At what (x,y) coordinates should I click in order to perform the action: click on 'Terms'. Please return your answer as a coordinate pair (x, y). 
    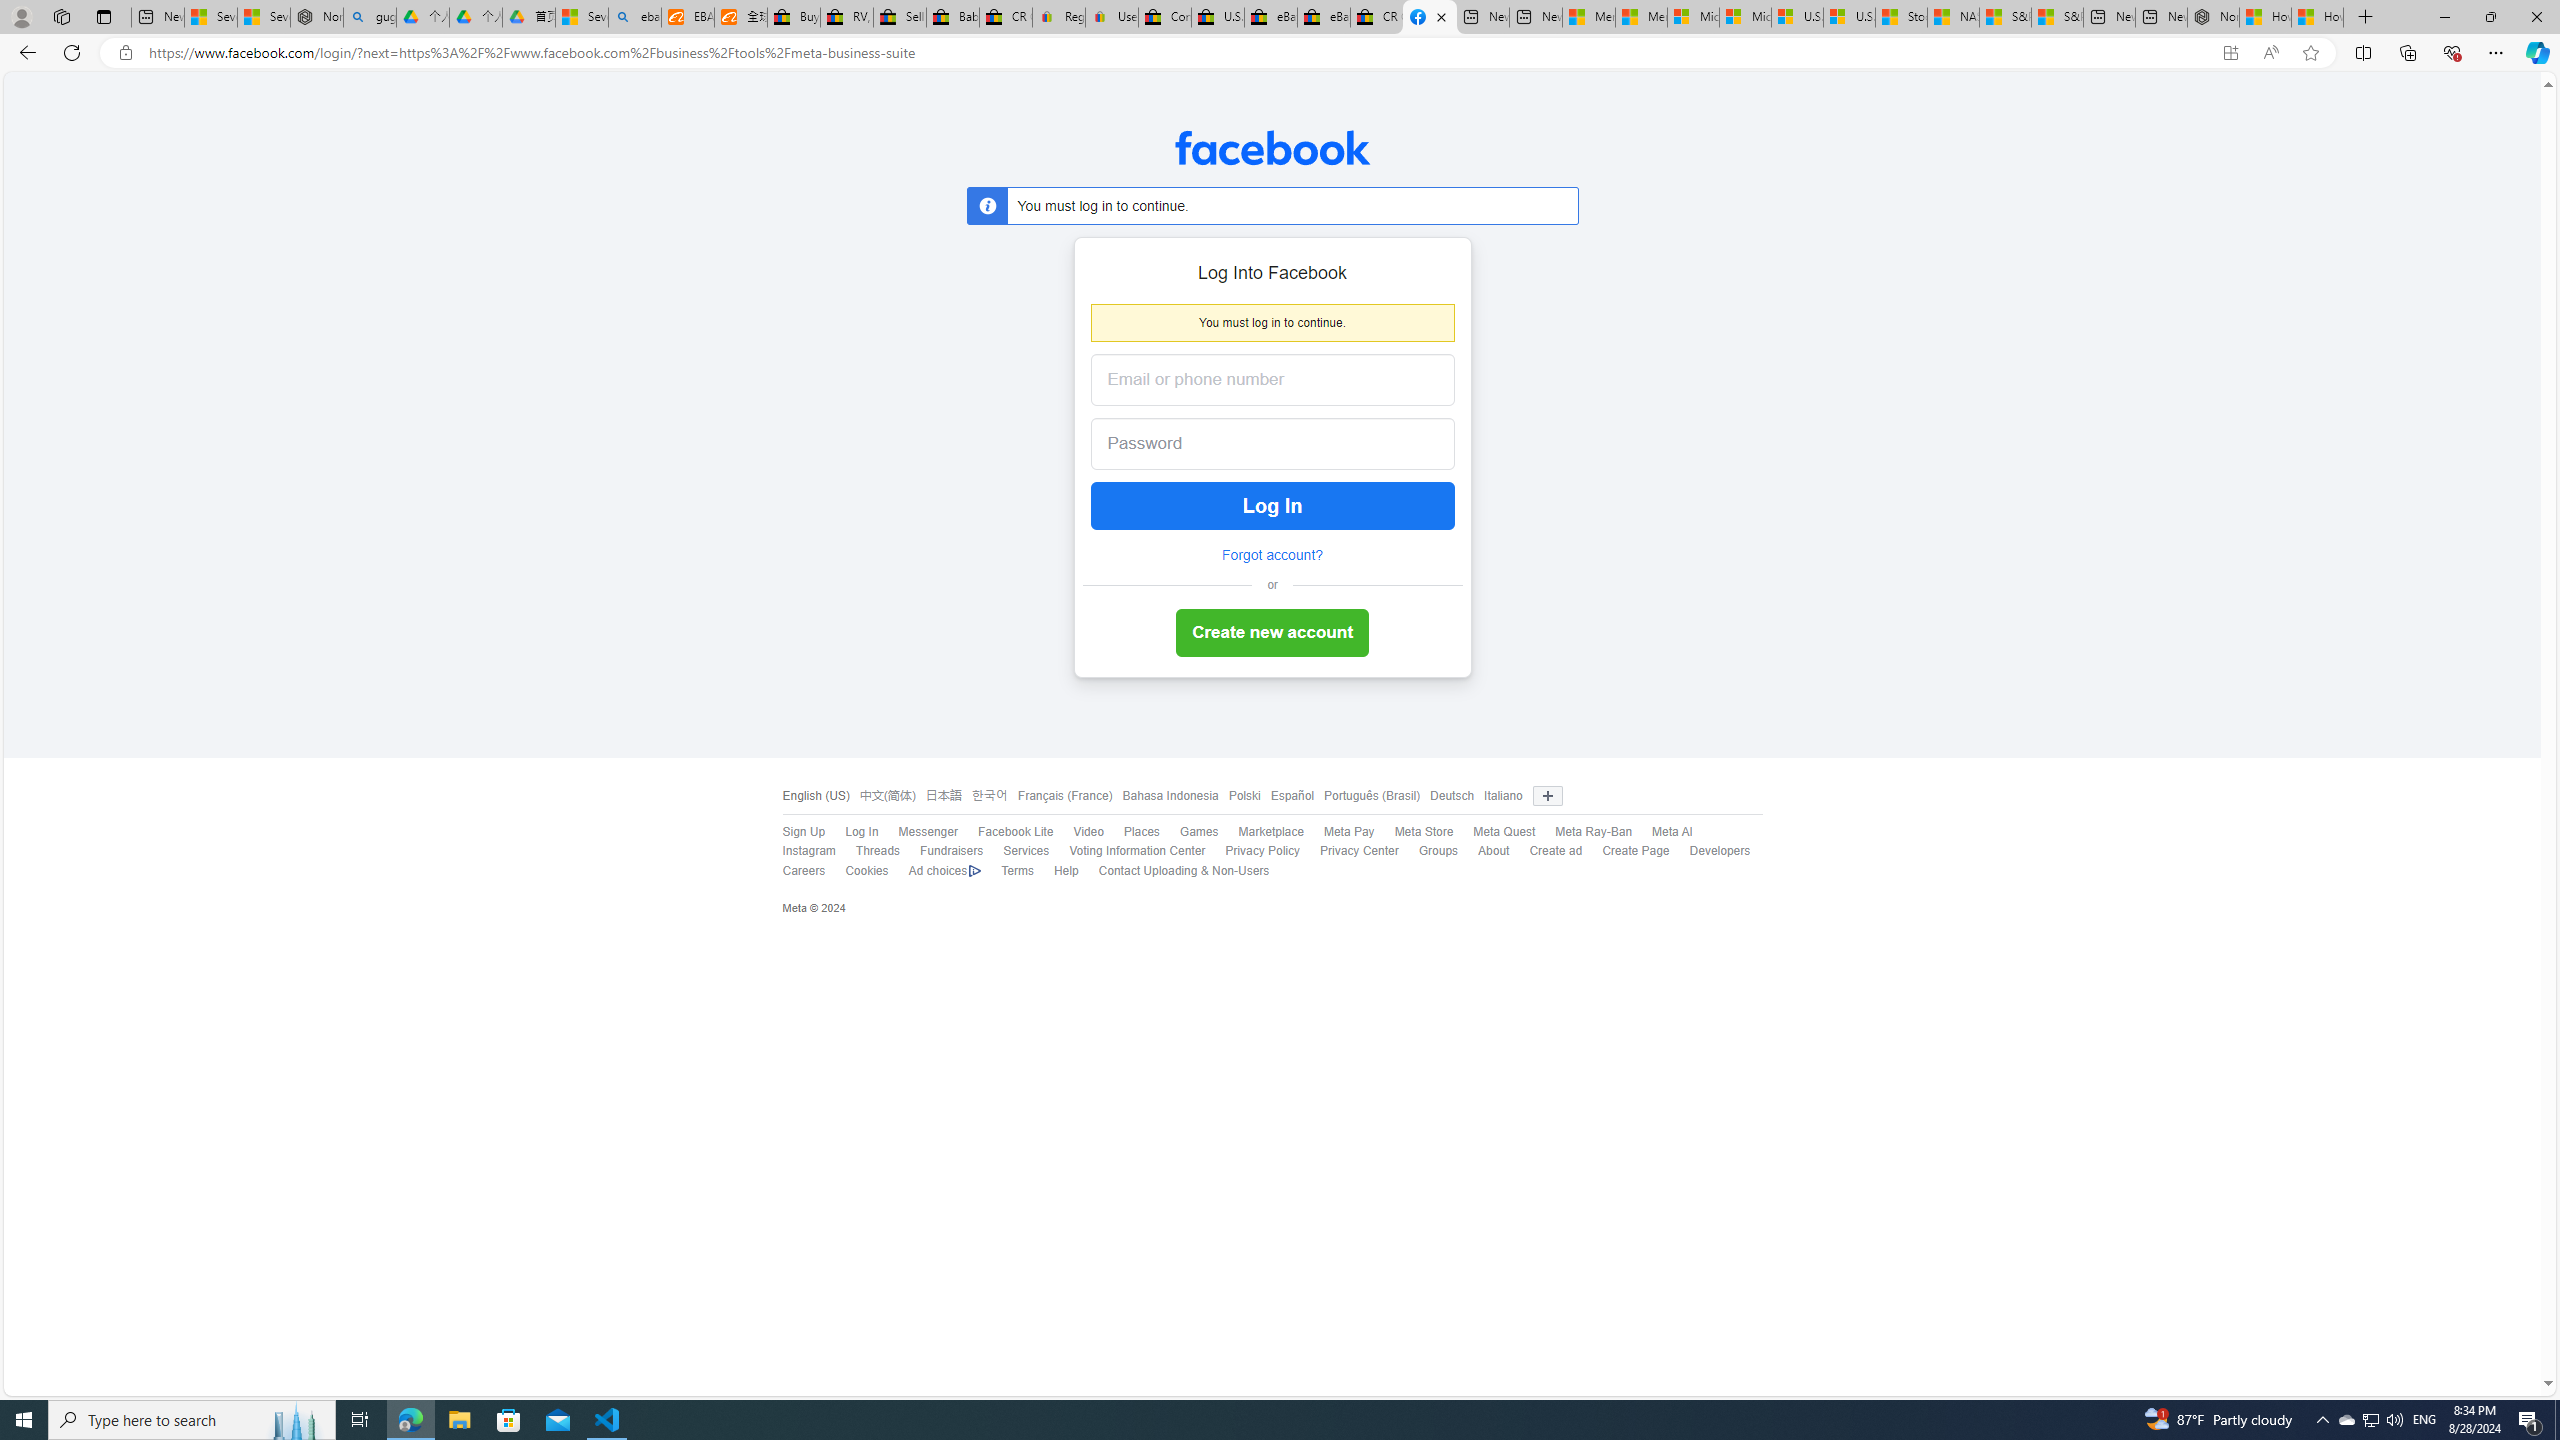
    Looking at the image, I should click on (1016, 869).